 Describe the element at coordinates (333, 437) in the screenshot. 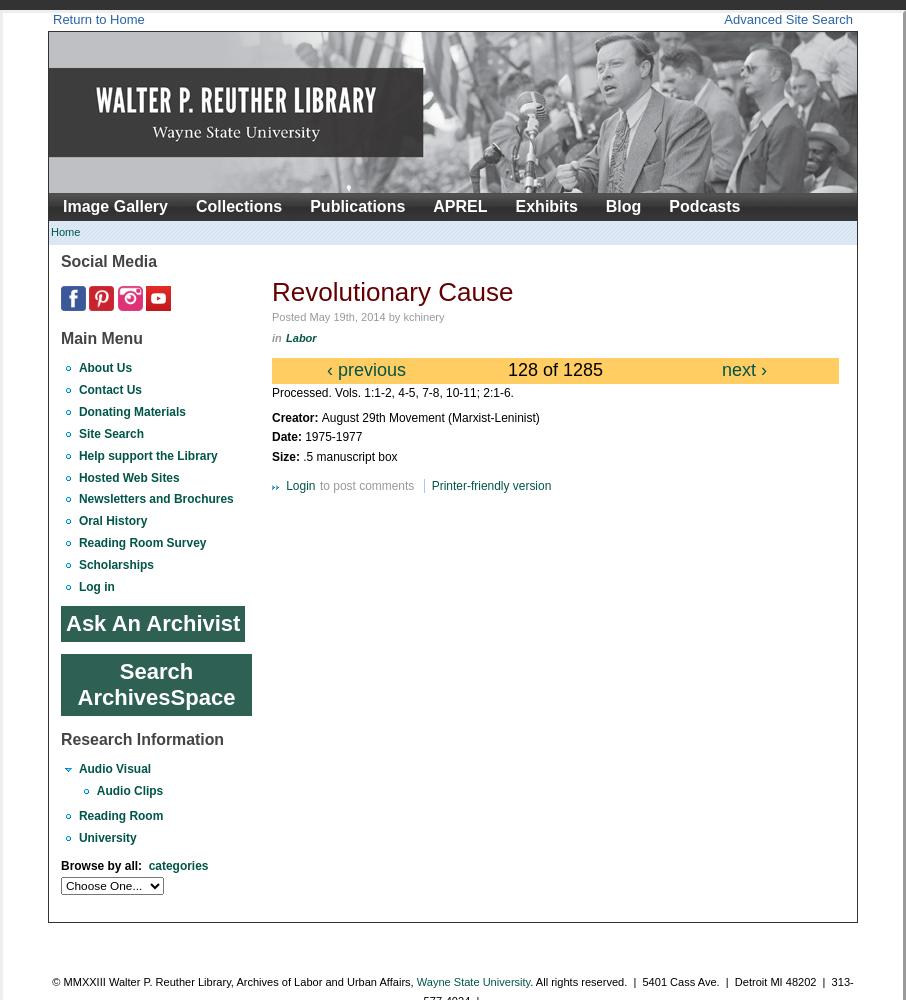

I see `'1975-1977'` at that location.